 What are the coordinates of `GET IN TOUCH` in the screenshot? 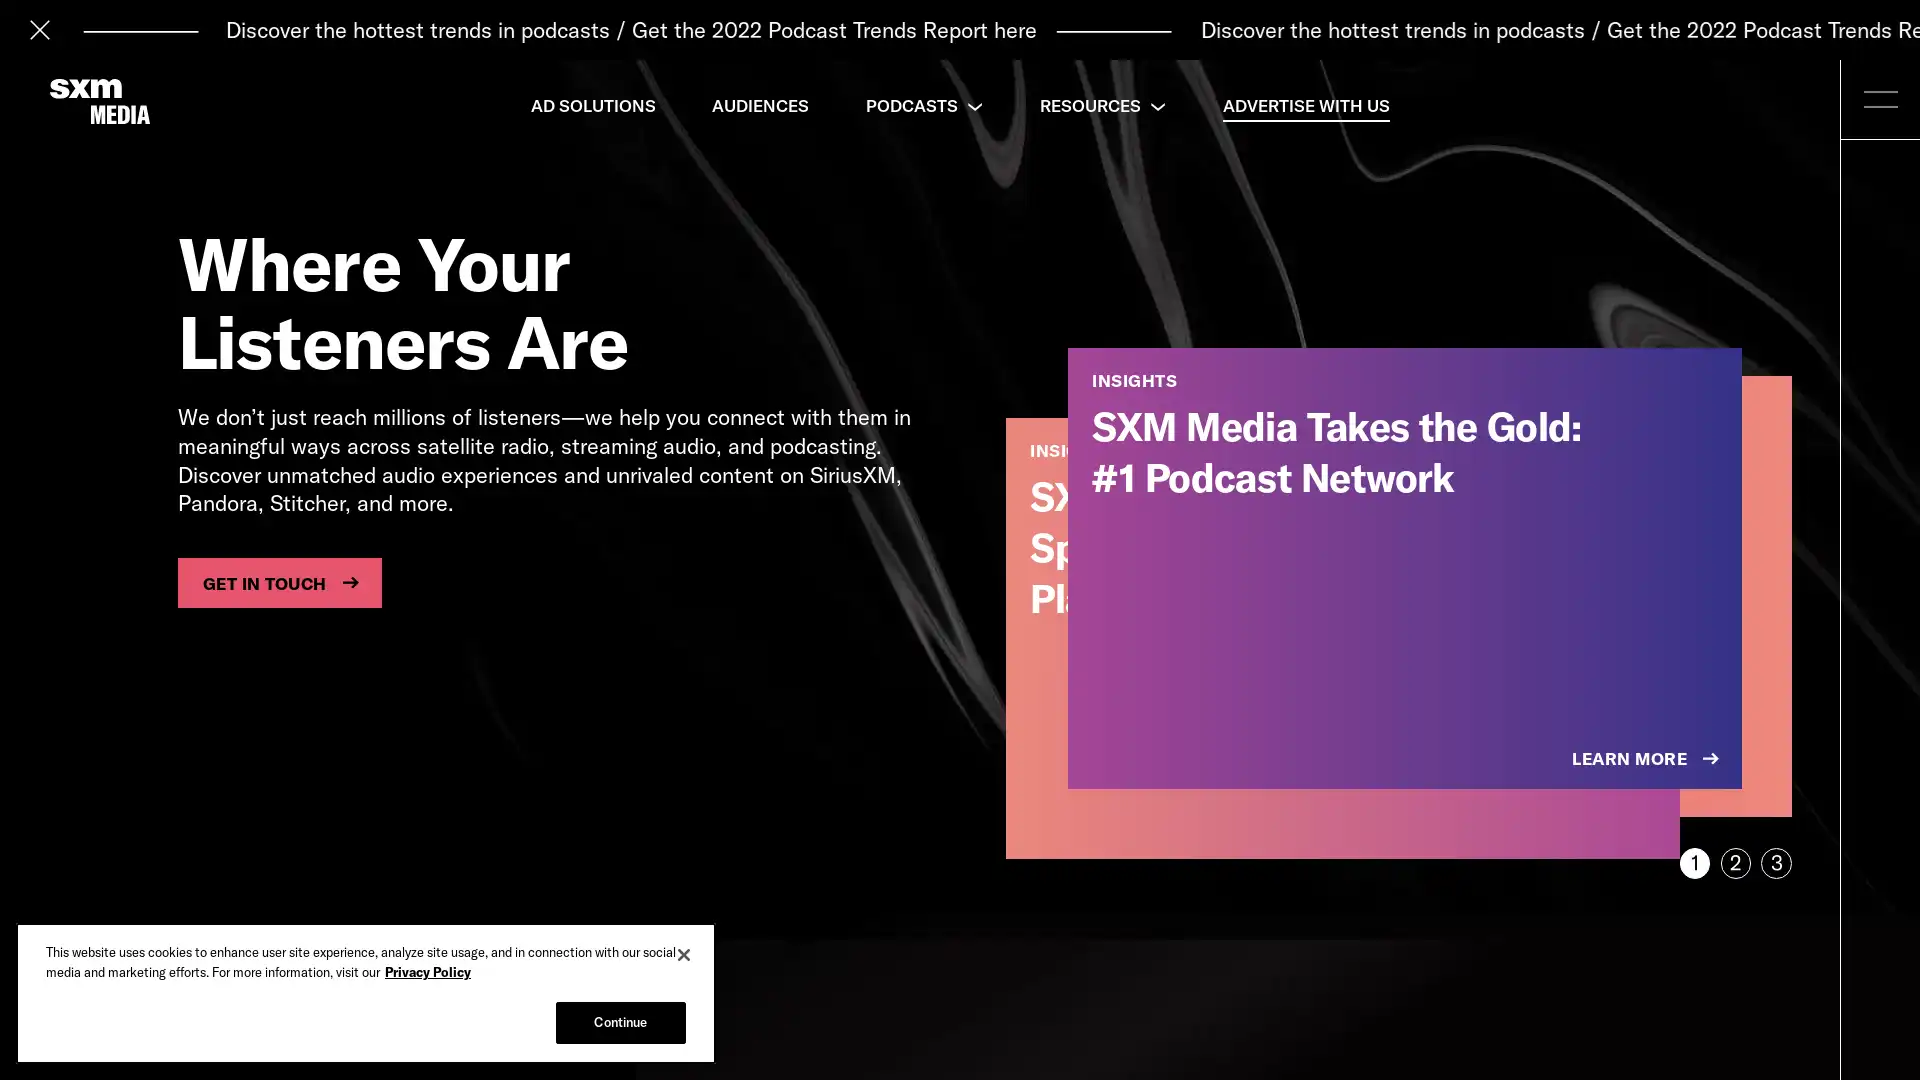 It's located at (278, 582).